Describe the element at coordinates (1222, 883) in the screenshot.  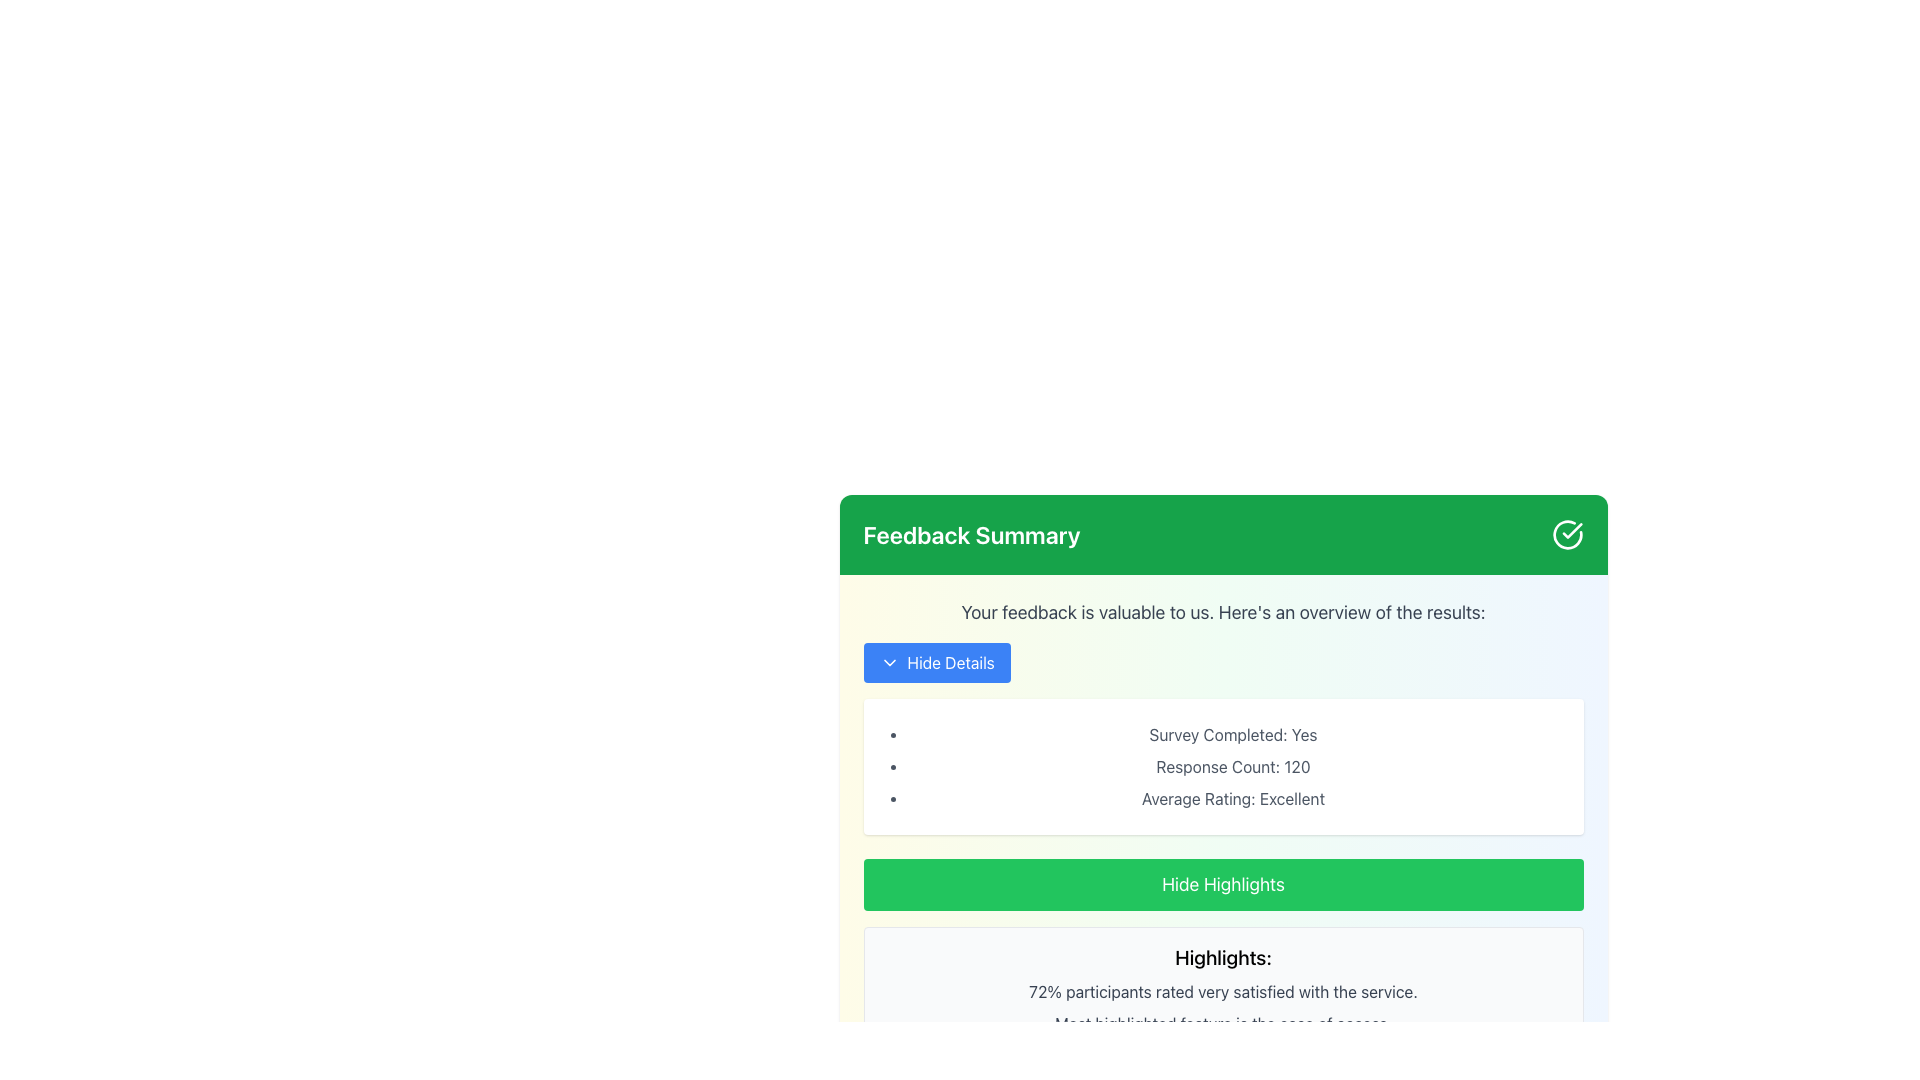
I see `the button that toggles the visibility of the highlights section in the Feedback Summary to change its background shade` at that location.